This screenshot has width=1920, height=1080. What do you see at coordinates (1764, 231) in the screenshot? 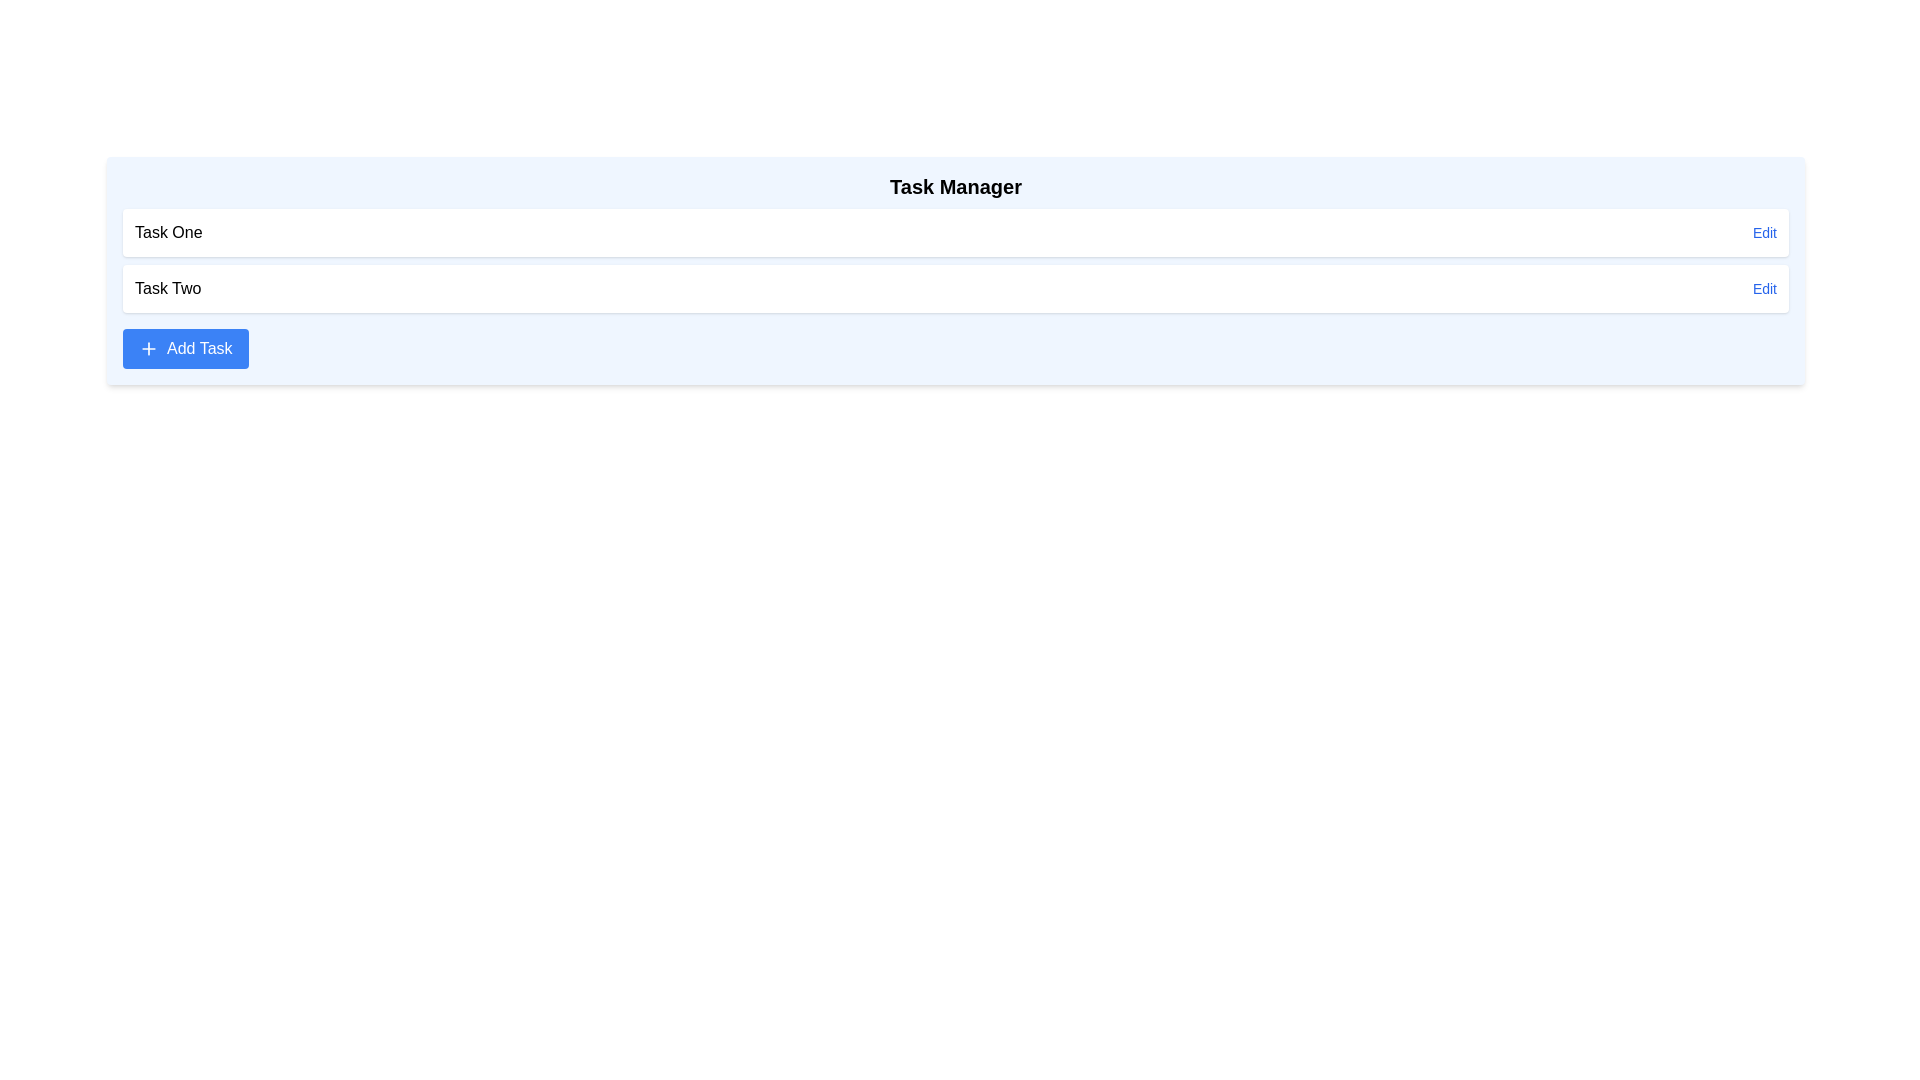
I see `the 'Edit' link that follows the 'Task One' text to initiate editing for the task` at bounding box center [1764, 231].